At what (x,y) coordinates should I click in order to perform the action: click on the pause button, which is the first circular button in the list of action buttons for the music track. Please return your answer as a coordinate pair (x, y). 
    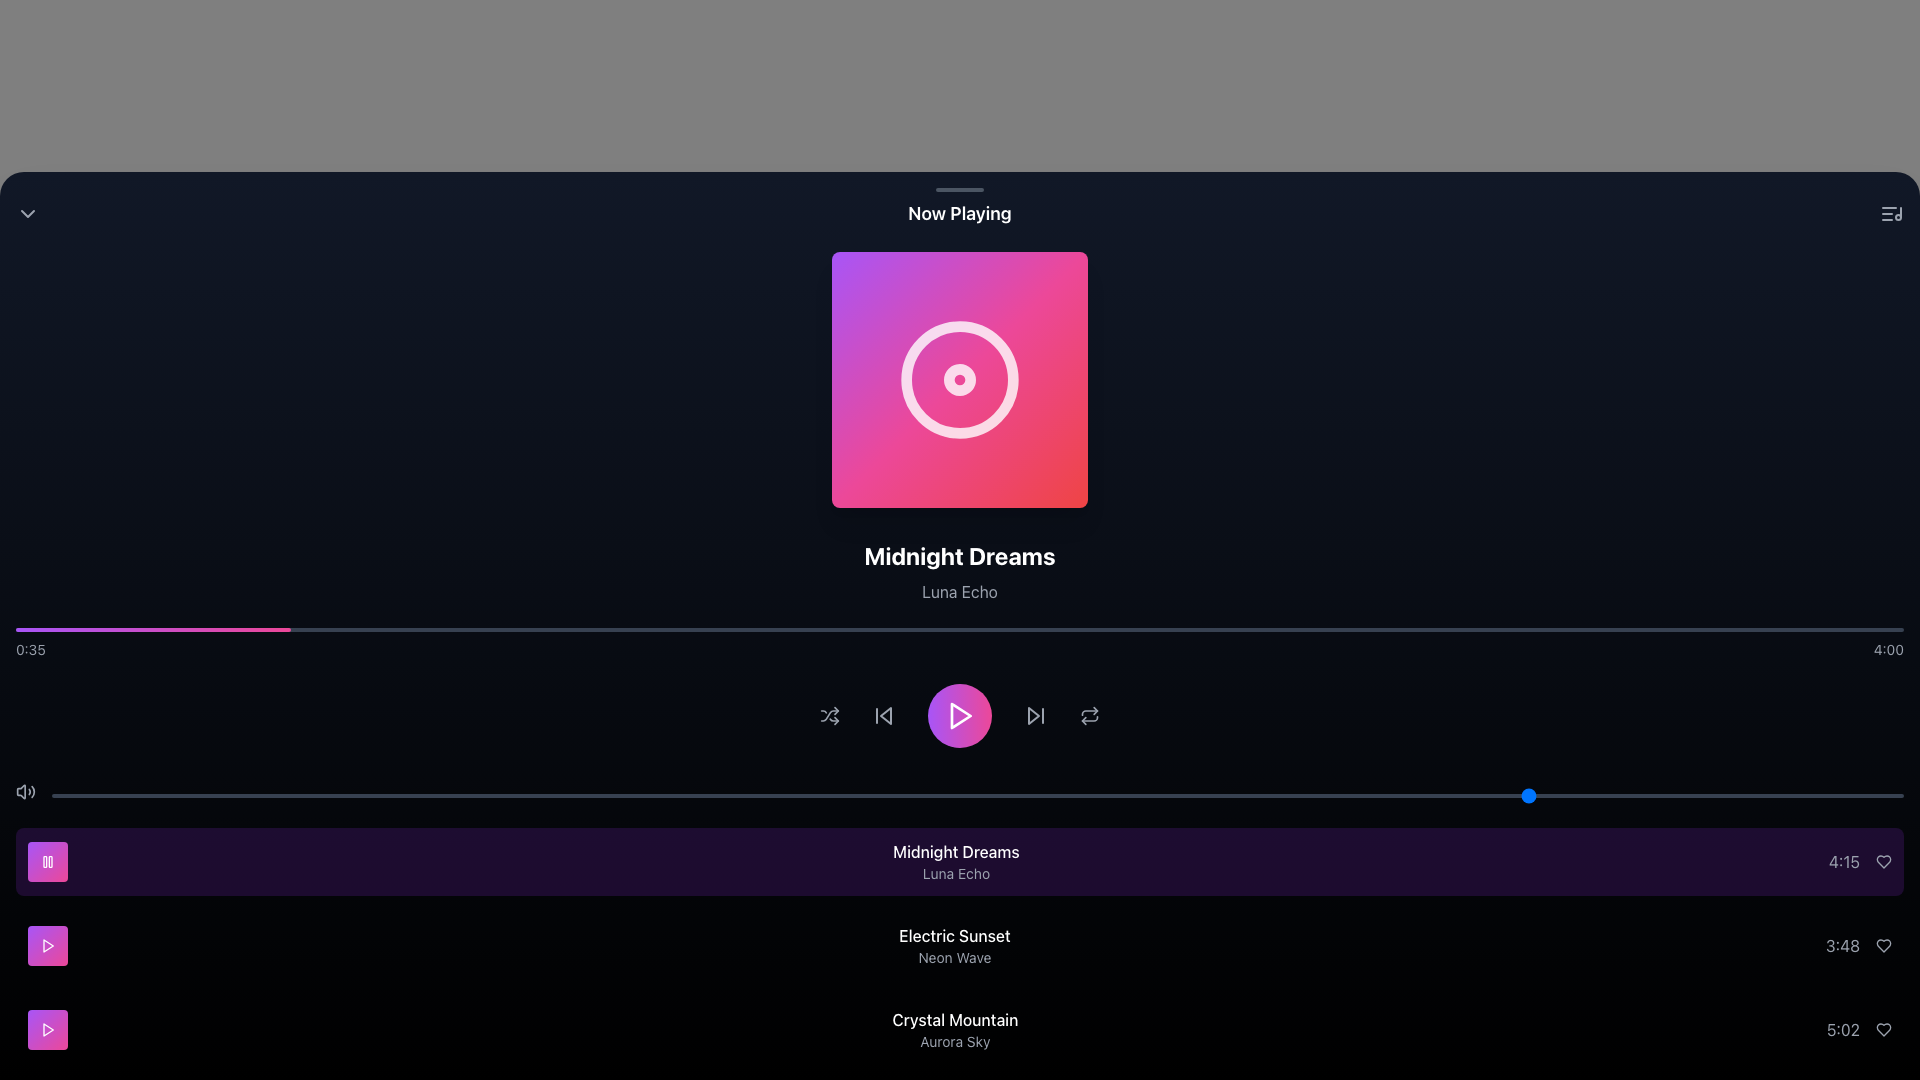
    Looking at the image, I should click on (48, 860).